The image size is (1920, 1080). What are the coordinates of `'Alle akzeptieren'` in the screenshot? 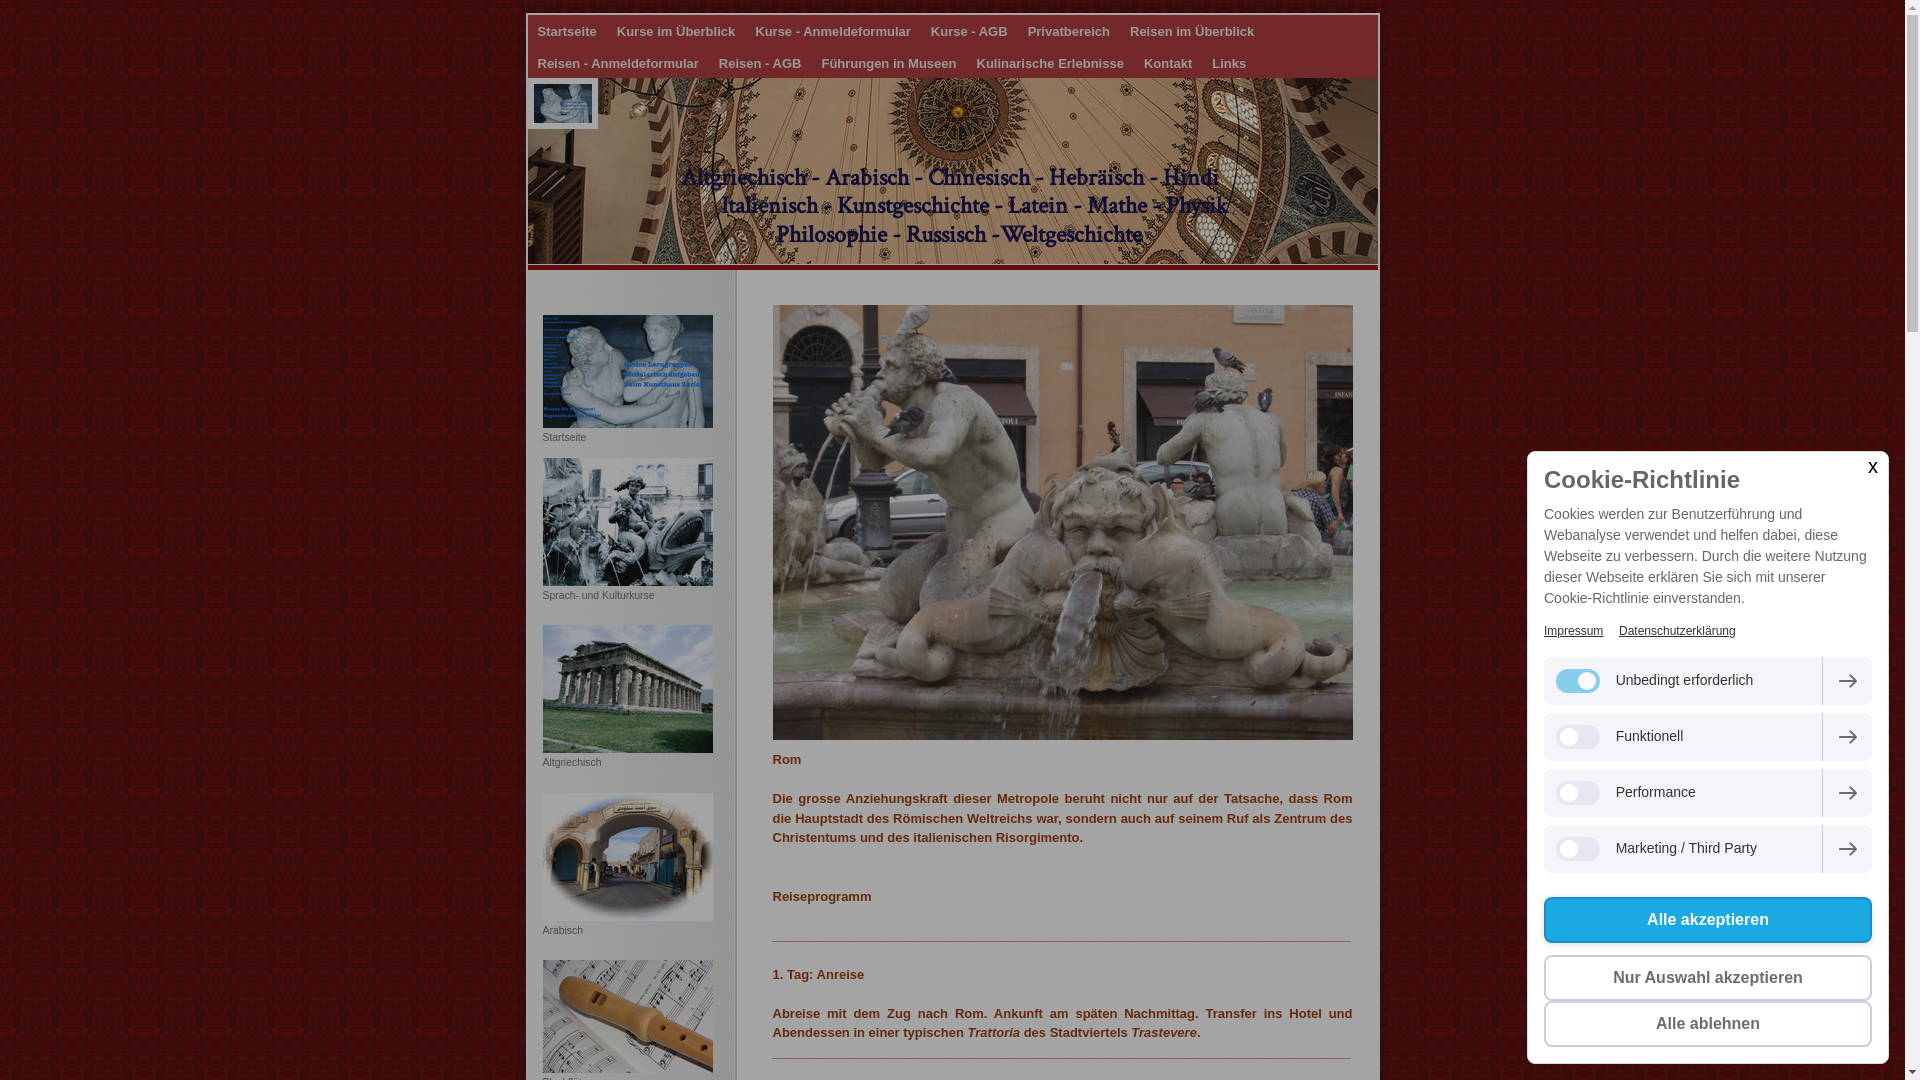 It's located at (1707, 920).